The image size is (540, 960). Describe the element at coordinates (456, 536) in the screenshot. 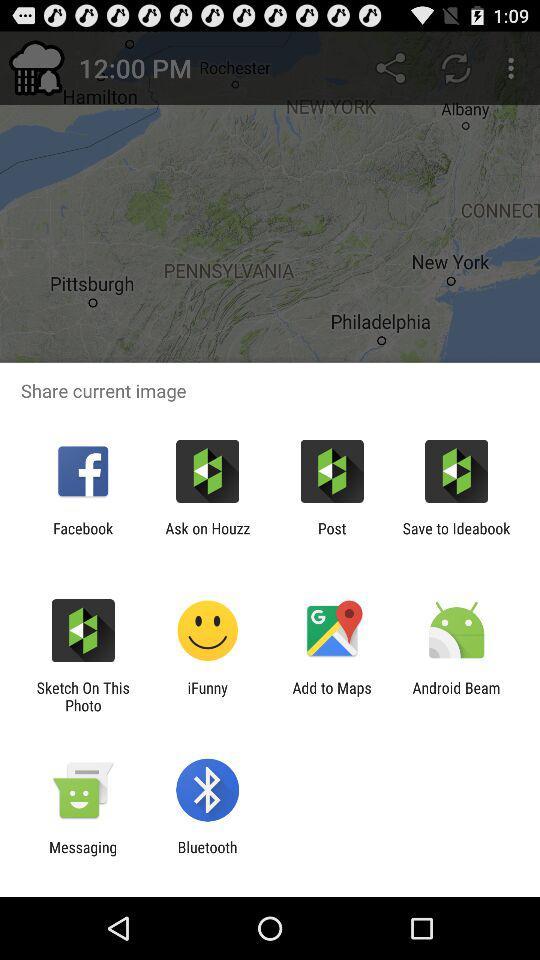

I see `save to ideabook item` at that location.